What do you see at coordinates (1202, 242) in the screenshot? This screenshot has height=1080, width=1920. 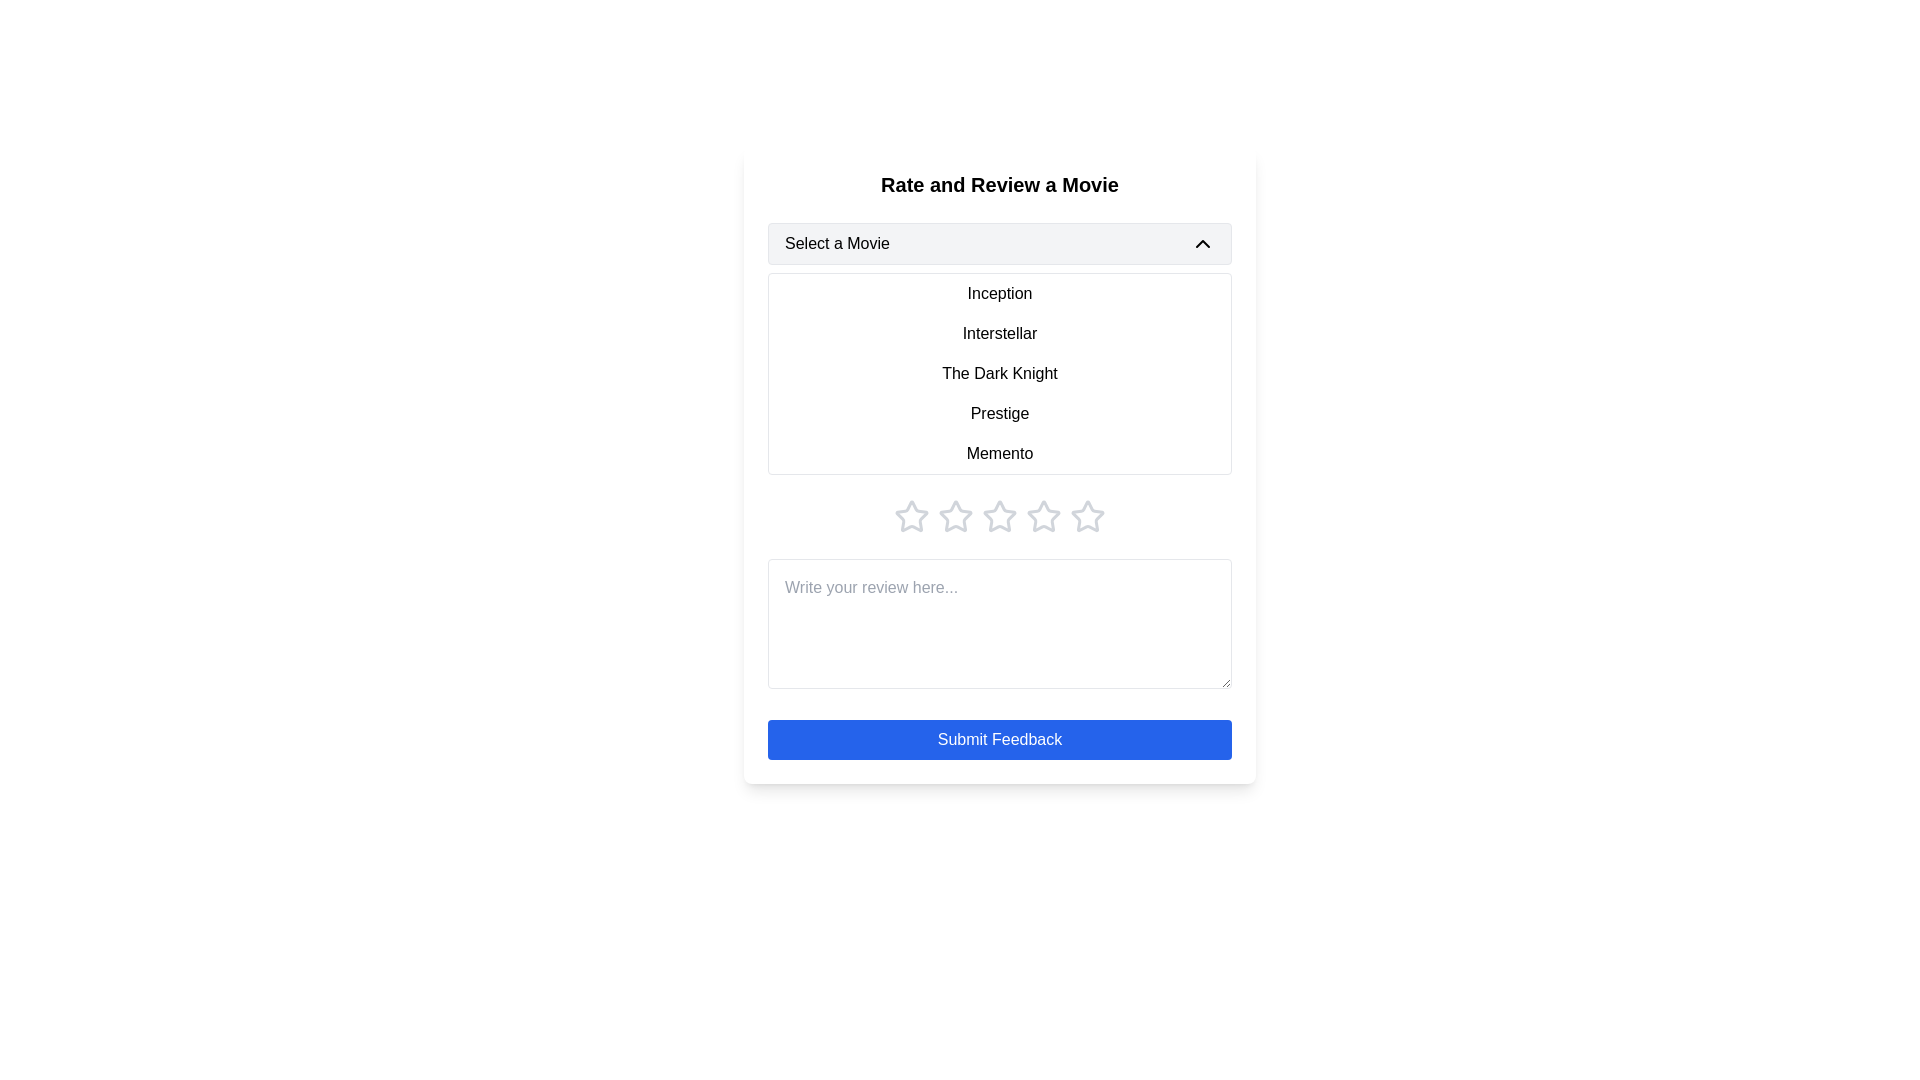 I see `the icon button represented by an upward-facing arrow located at the far-right edge of the 'Select a Movie' section` at bounding box center [1202, 242].